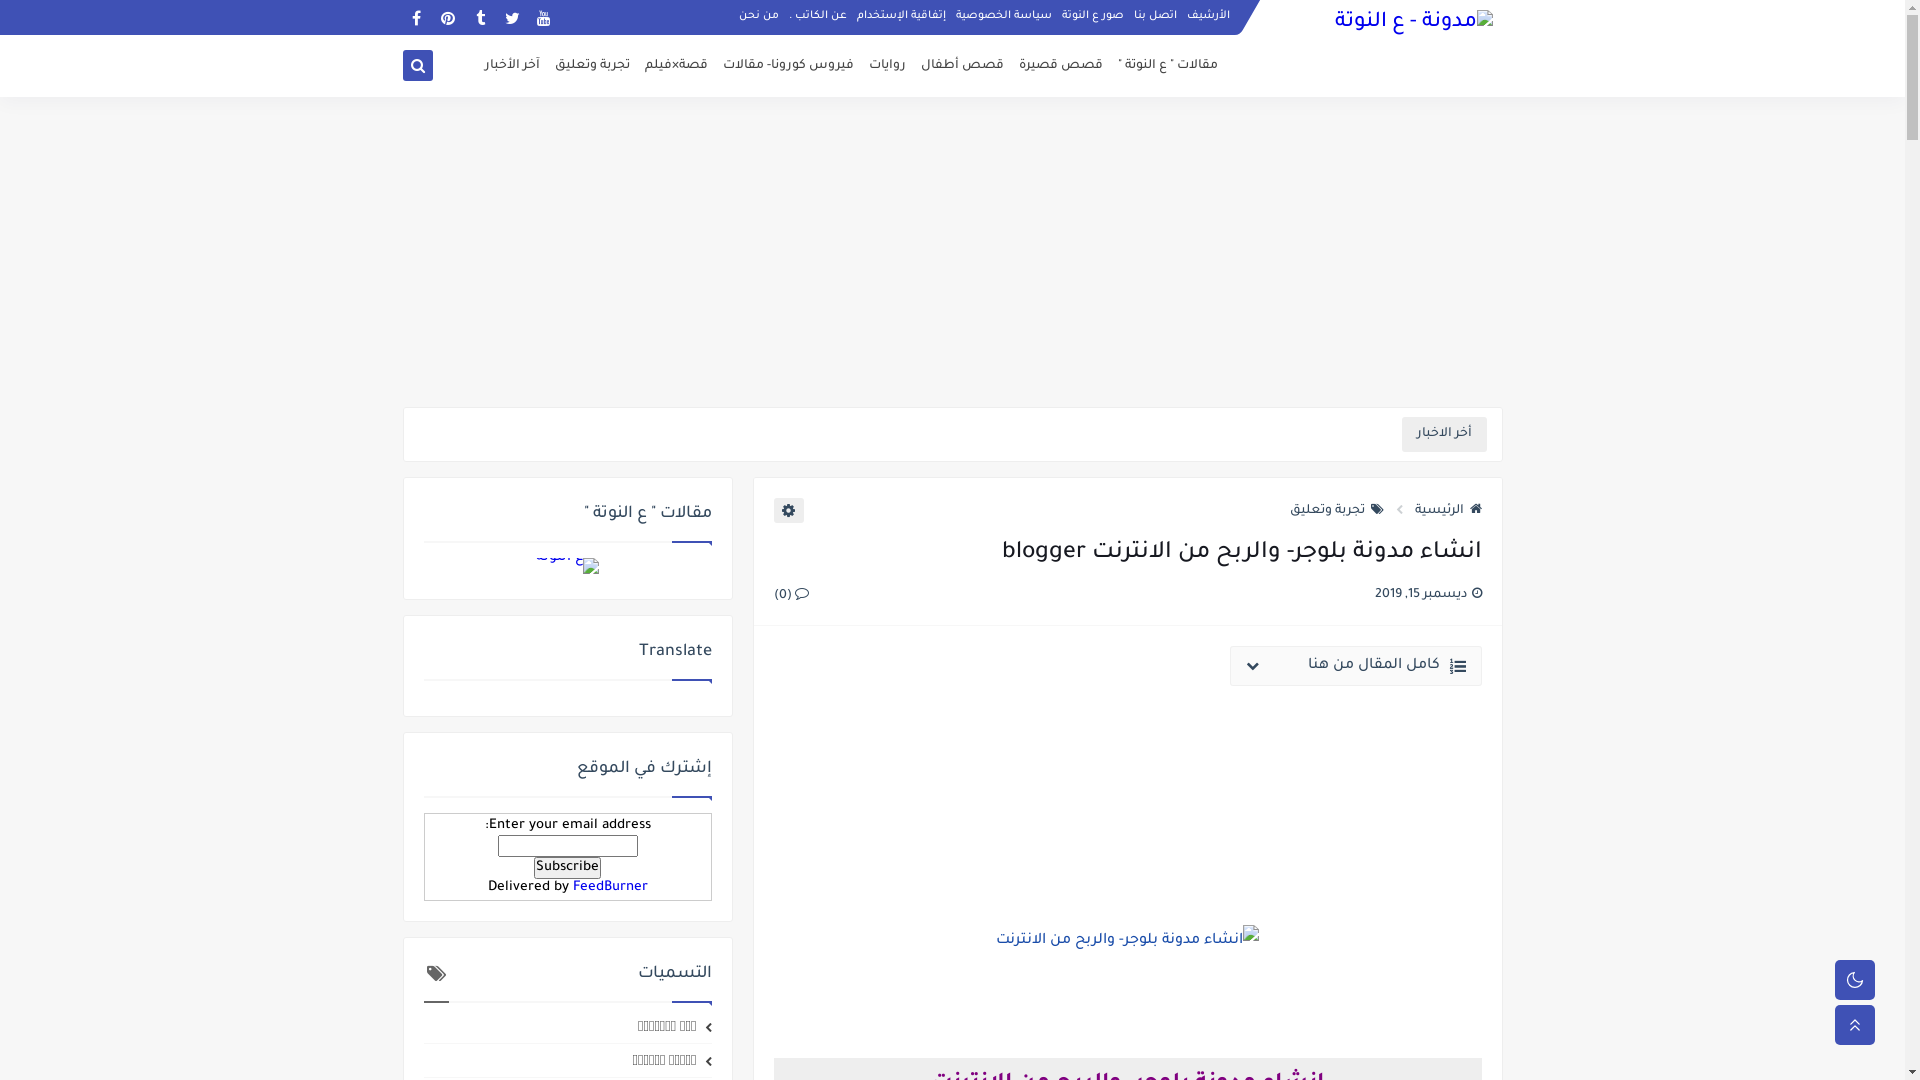 The height and width of the screenshot is (1080, 1920). Describe the element at coordinates (498, 17) in the screenshot. I see `'twitter'` at that location.